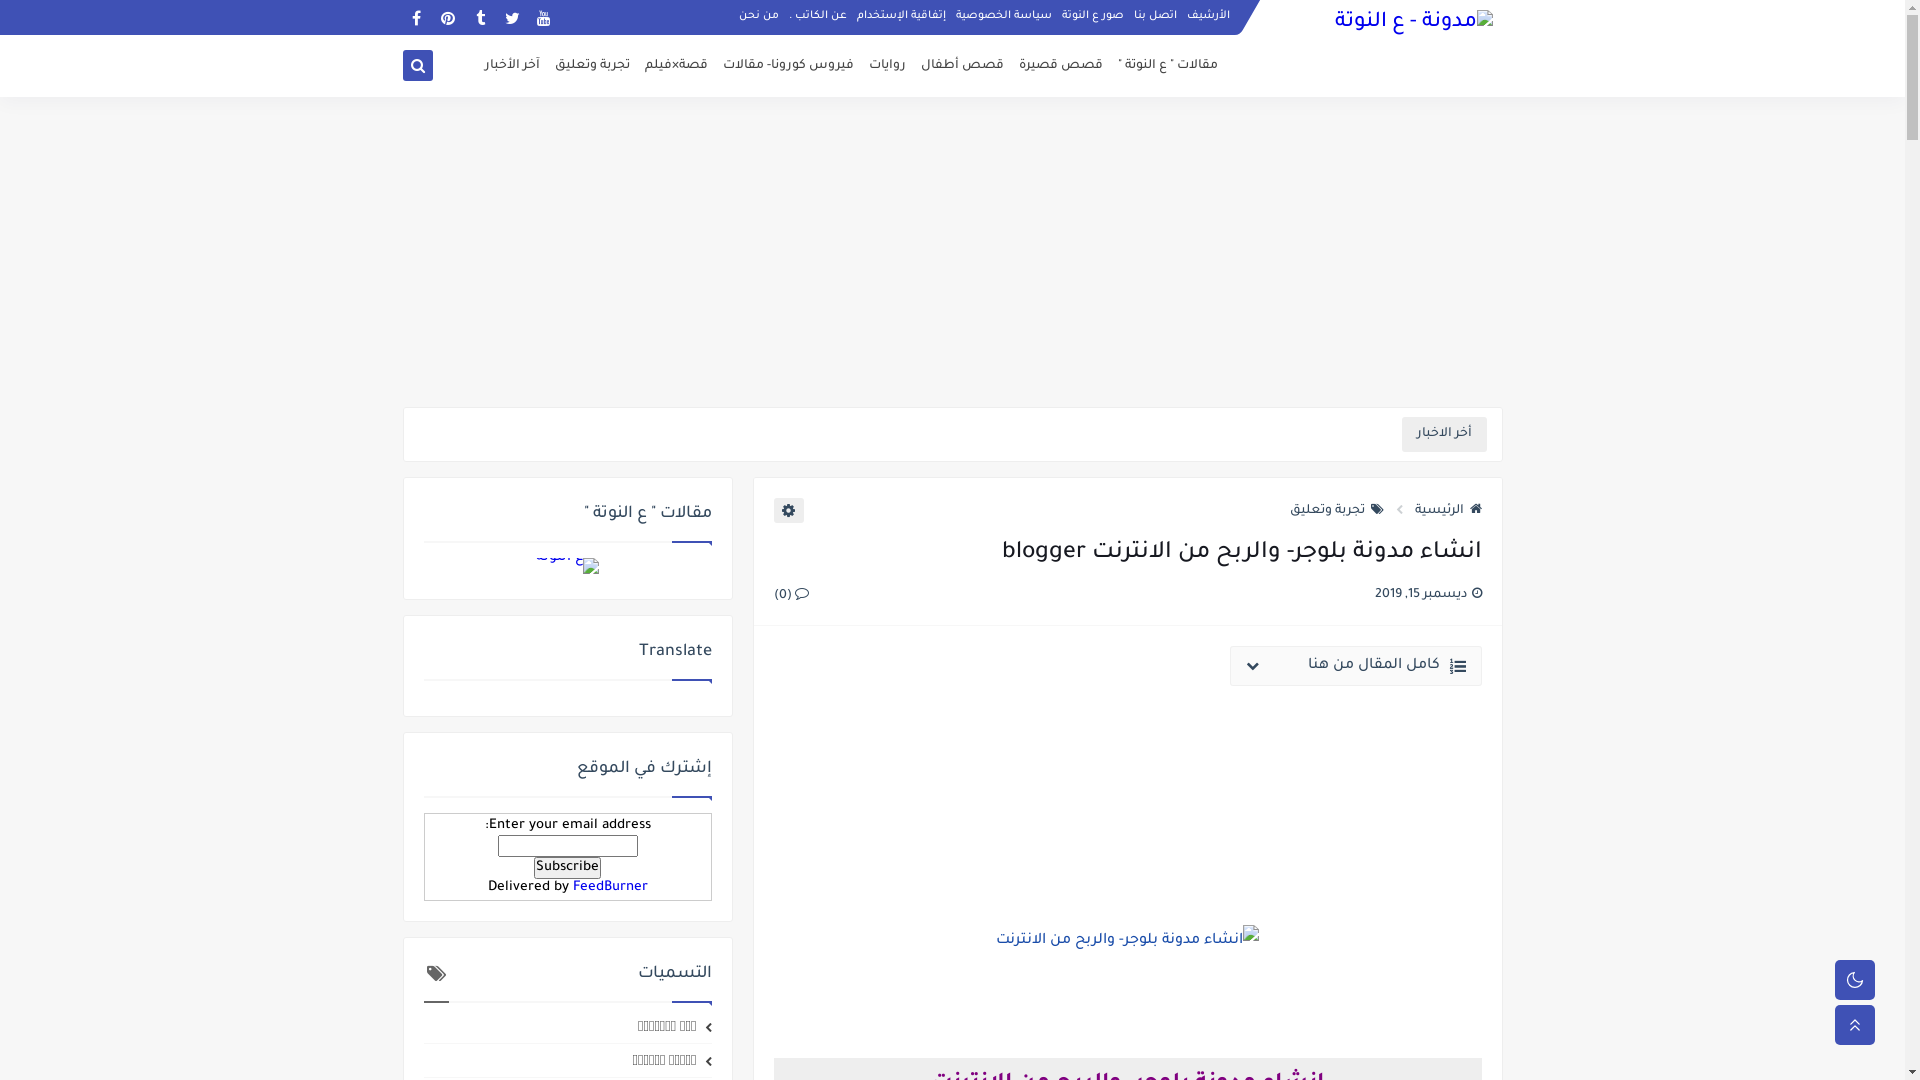 The height and width of the screenshot is (1080, 1920). Describe the element at coordinates (498, 17) in the screenshot. I see `'twitter'` at that location.